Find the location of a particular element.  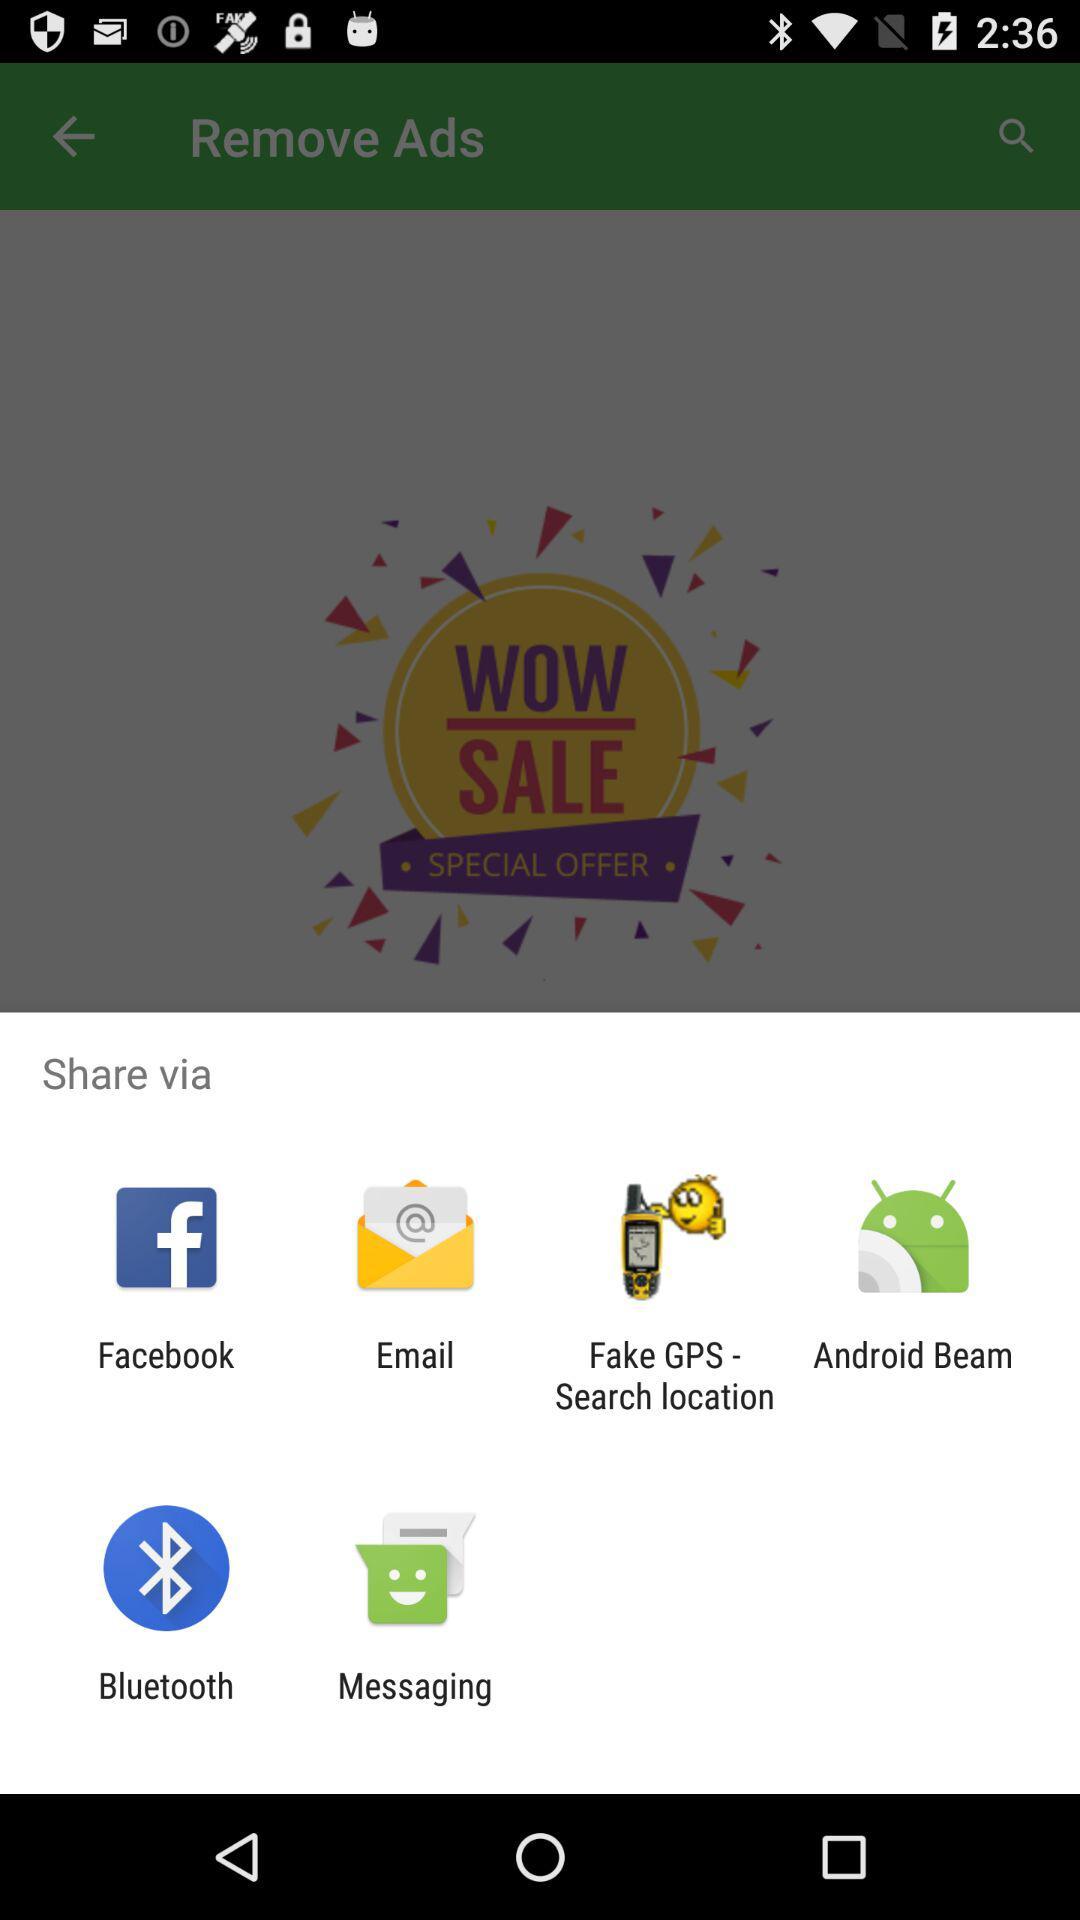

the item next to email icon is located at coordinates (165, 1374).